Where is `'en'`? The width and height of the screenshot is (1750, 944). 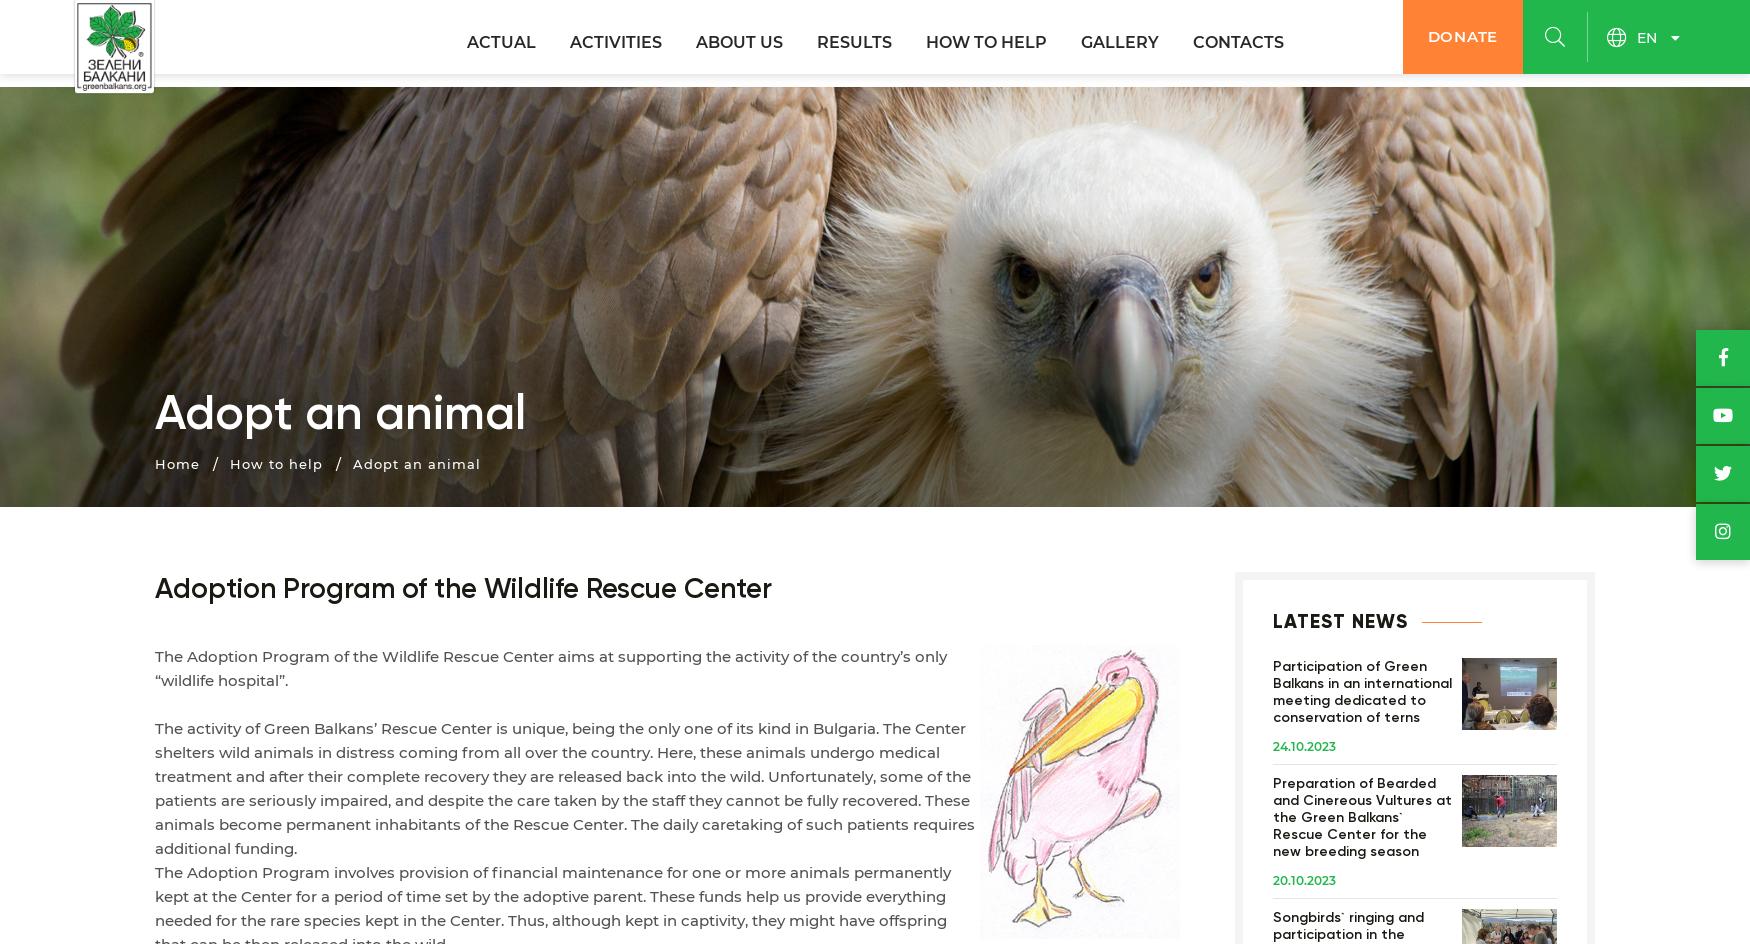
'en' is located at coordinates (1648, 43).